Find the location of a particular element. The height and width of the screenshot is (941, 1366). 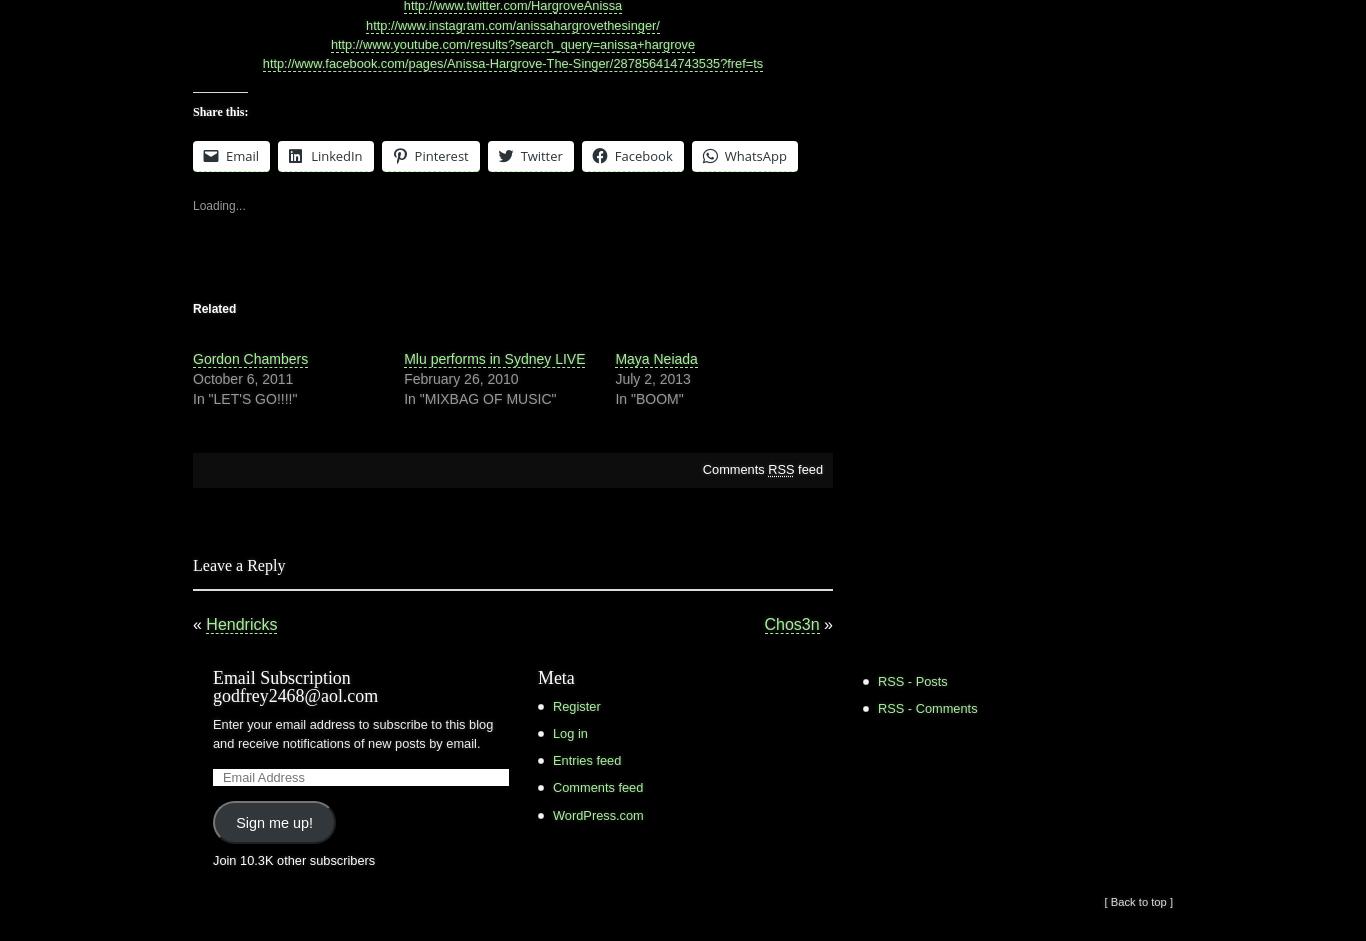

'WhatsApp' is located at coordinates (723, 153).